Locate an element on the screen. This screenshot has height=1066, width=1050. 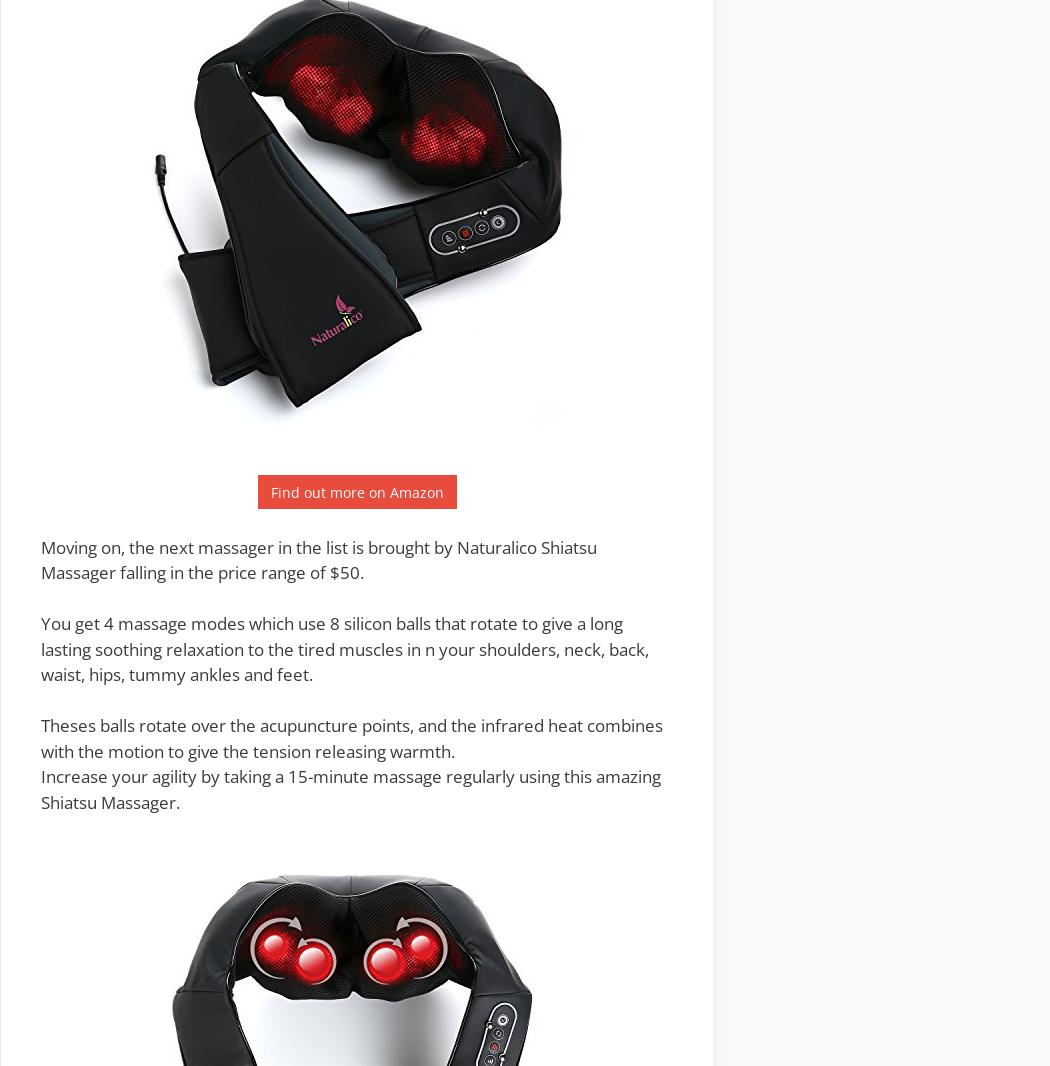
'Find out more on Amazon' is located at coordinates (356, 492).